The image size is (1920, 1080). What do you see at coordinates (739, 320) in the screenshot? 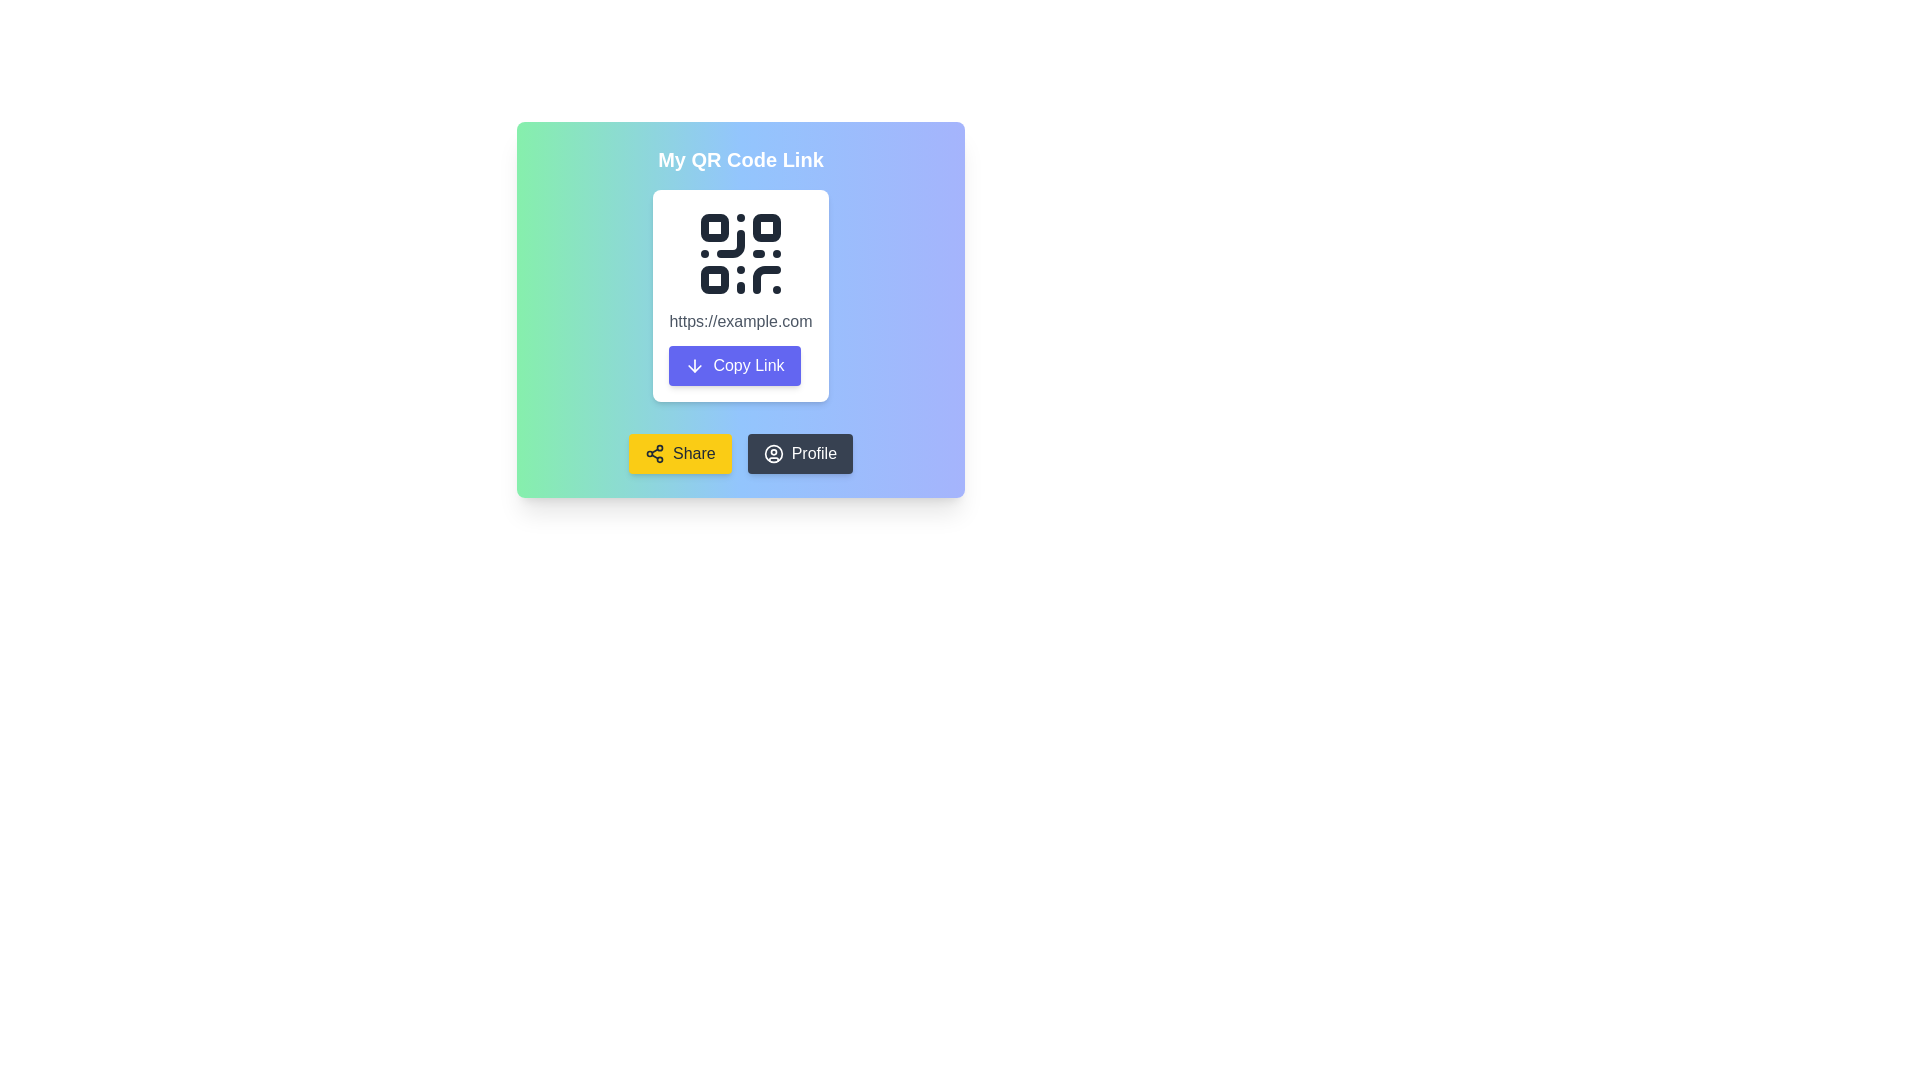
I see `the non-interactive text label displaying the URL, which is located centrally in the card below the QR code illustration and above the 'Copy Link' button` at bounding box center [739, 320].